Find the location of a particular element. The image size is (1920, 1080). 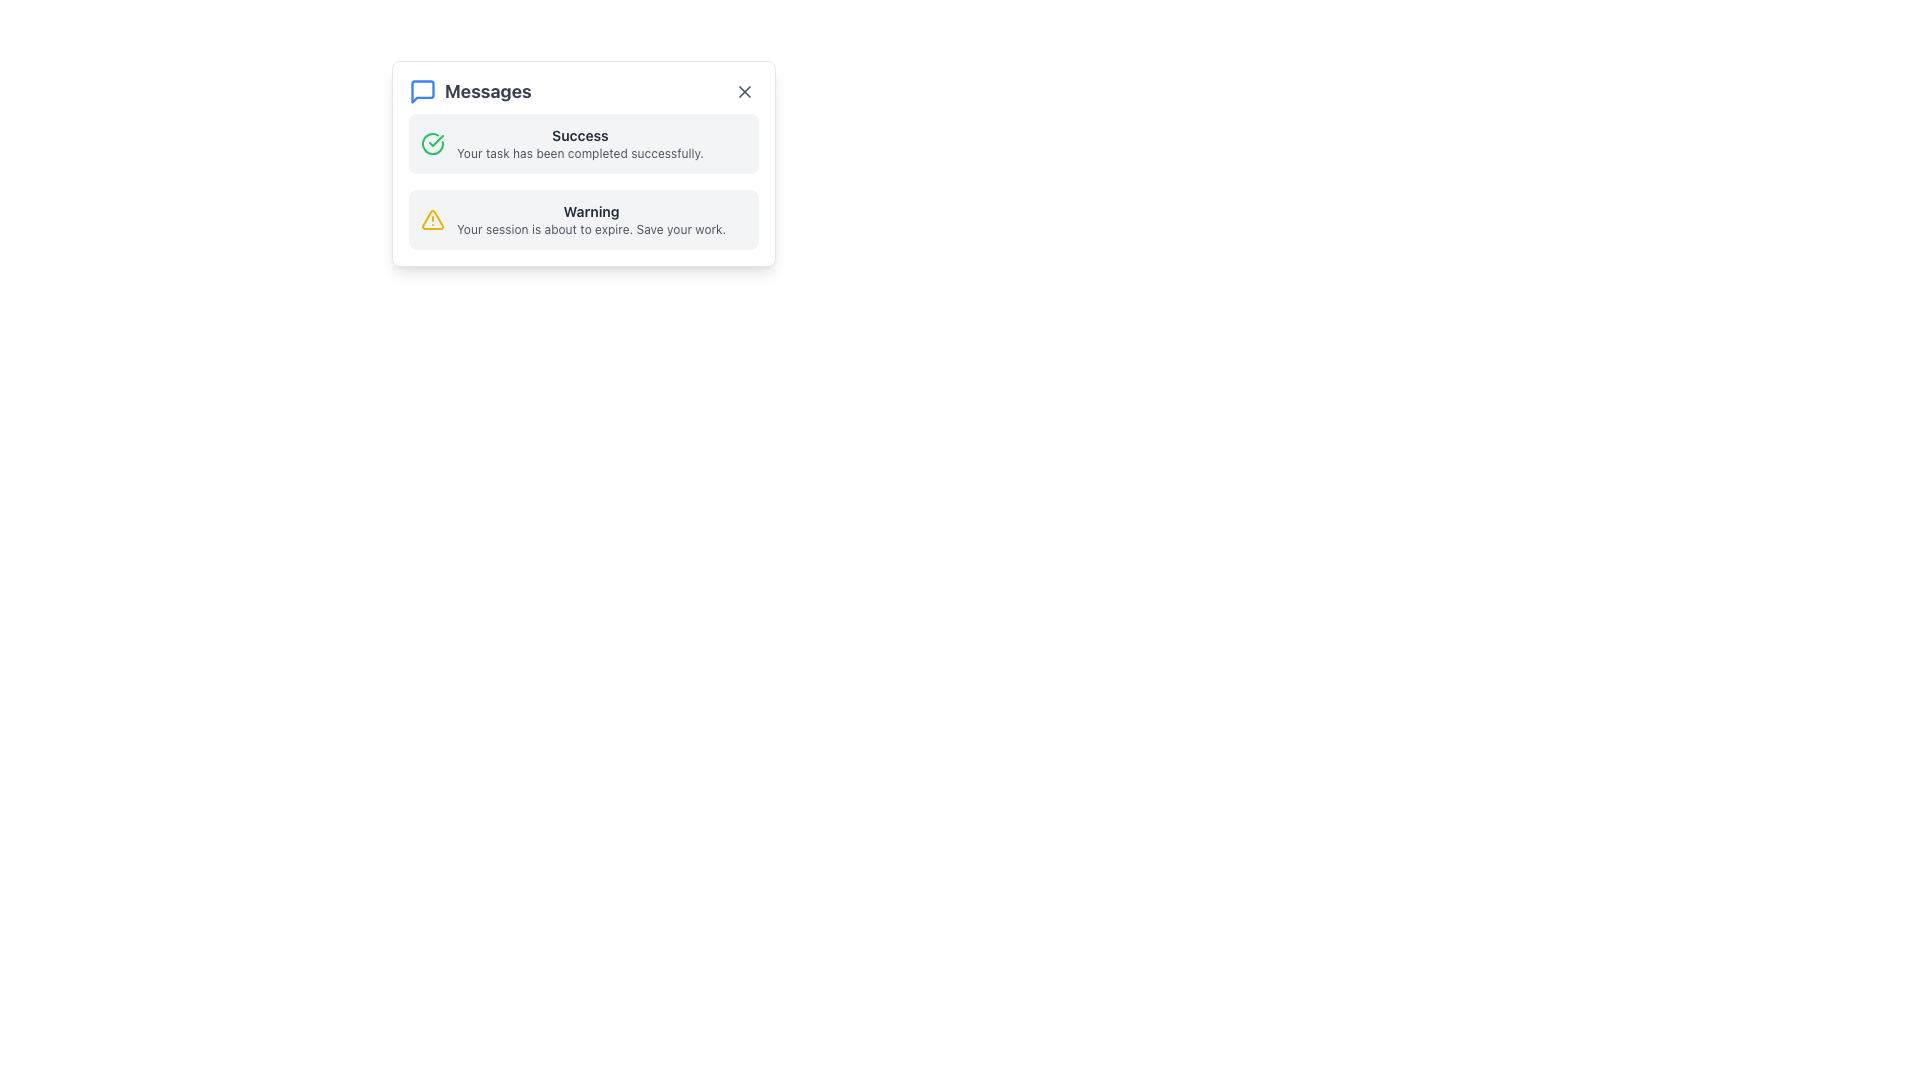

the Text Label that states 'Your session is about to expire. Save your work.' which is located below the bold 'Warning' heading in the notification box is located at coordinates (590, 229).